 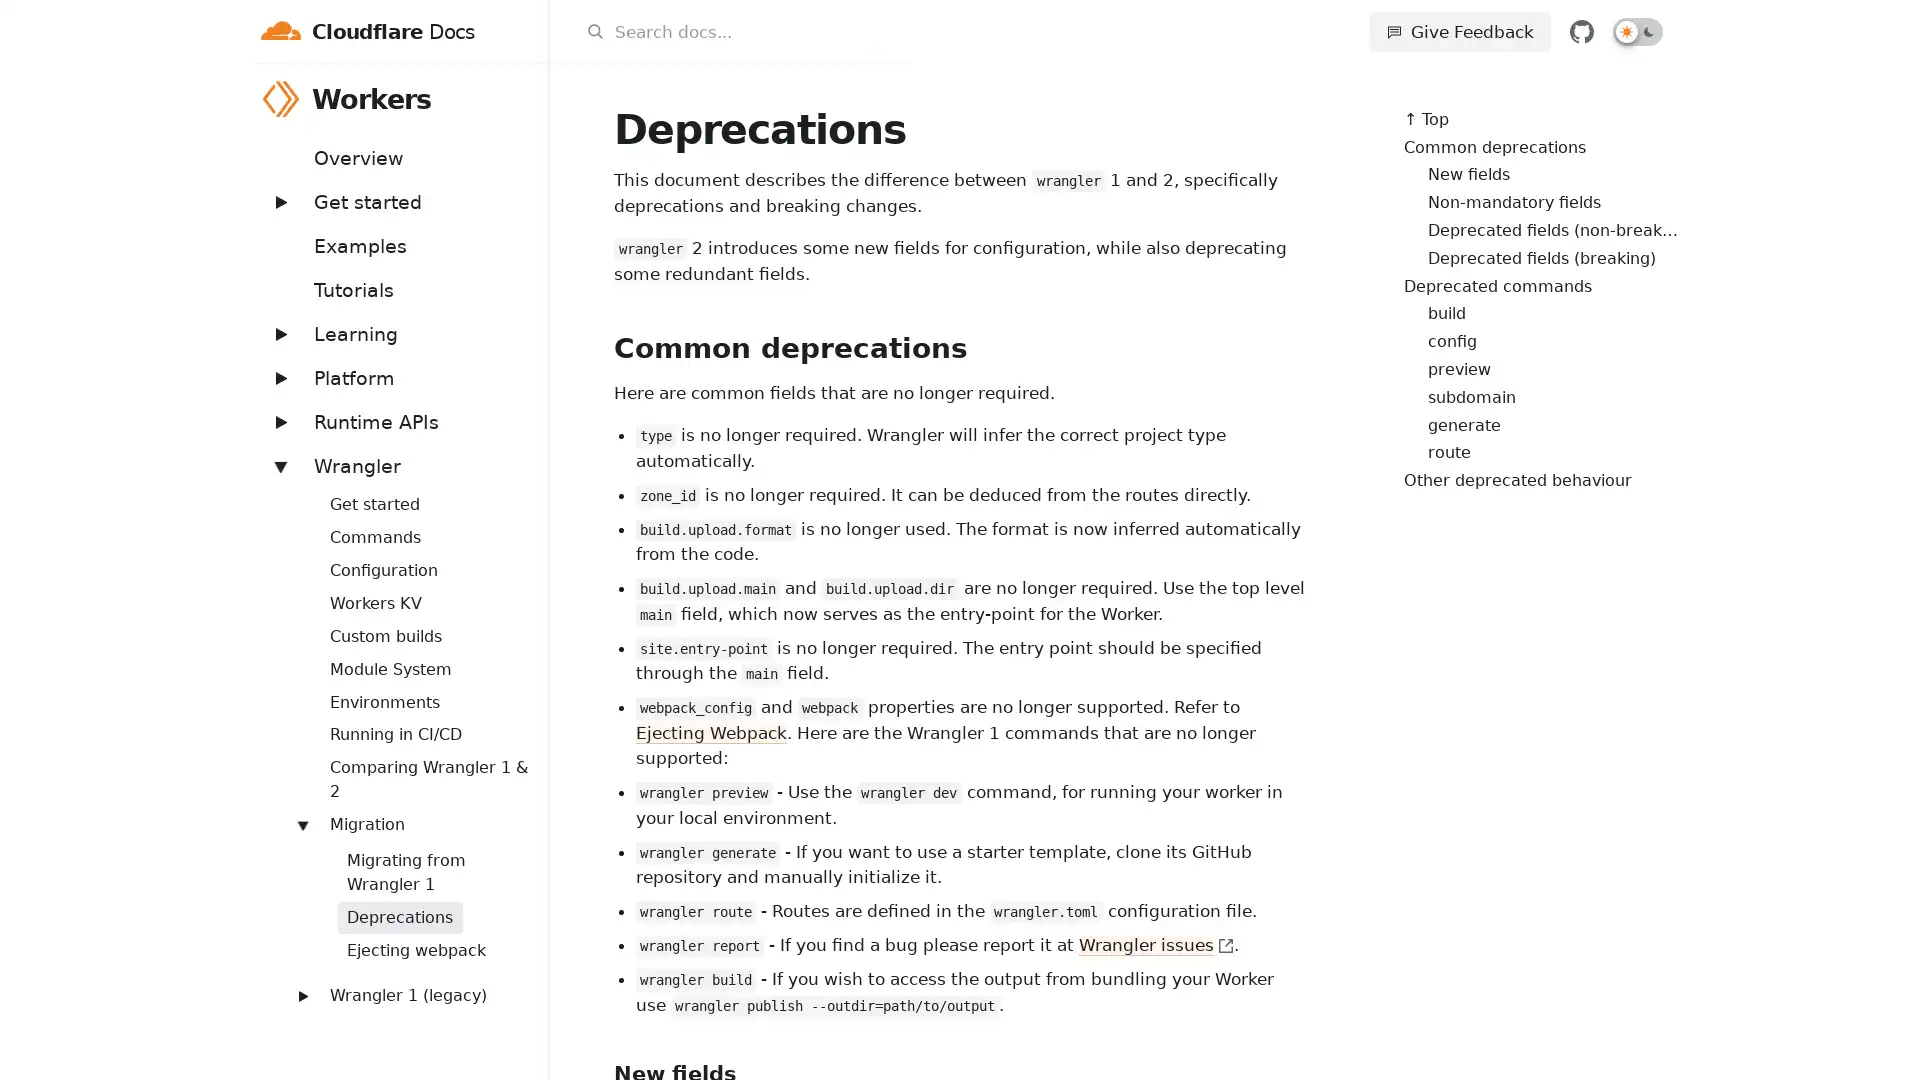 I want to click on Expand: Routing, so click(x=291, y=844).